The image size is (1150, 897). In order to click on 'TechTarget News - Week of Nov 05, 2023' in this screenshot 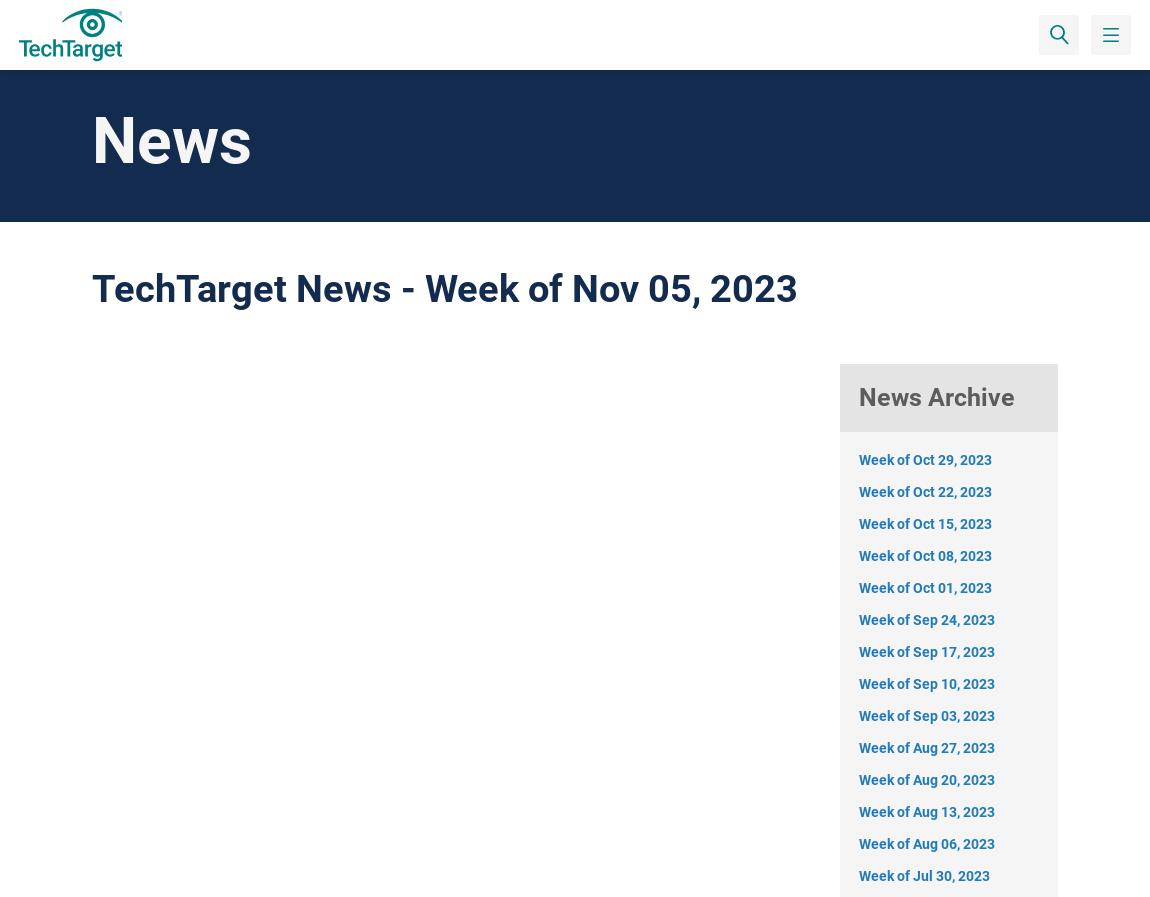, I will do `click(445, 288)`.